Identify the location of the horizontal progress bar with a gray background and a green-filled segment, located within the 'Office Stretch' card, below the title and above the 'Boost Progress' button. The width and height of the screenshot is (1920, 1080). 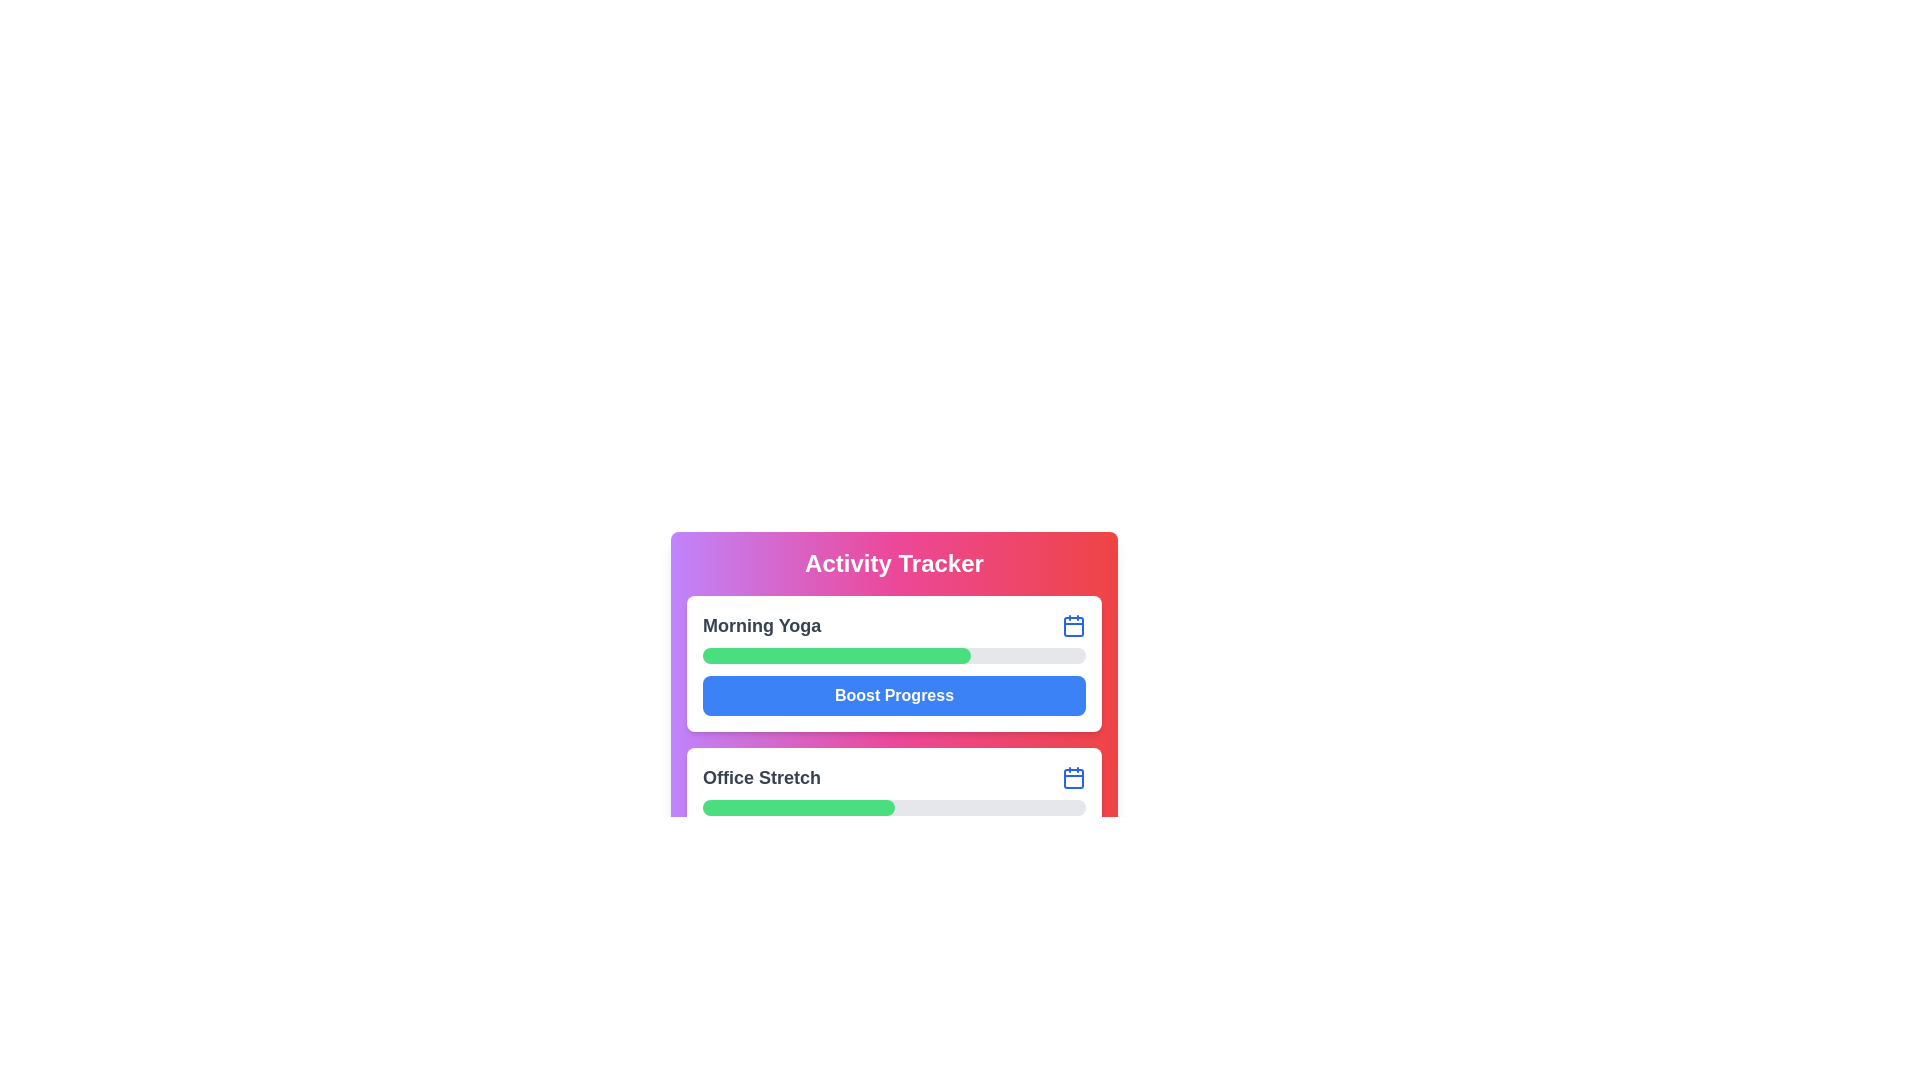
(893, 806).